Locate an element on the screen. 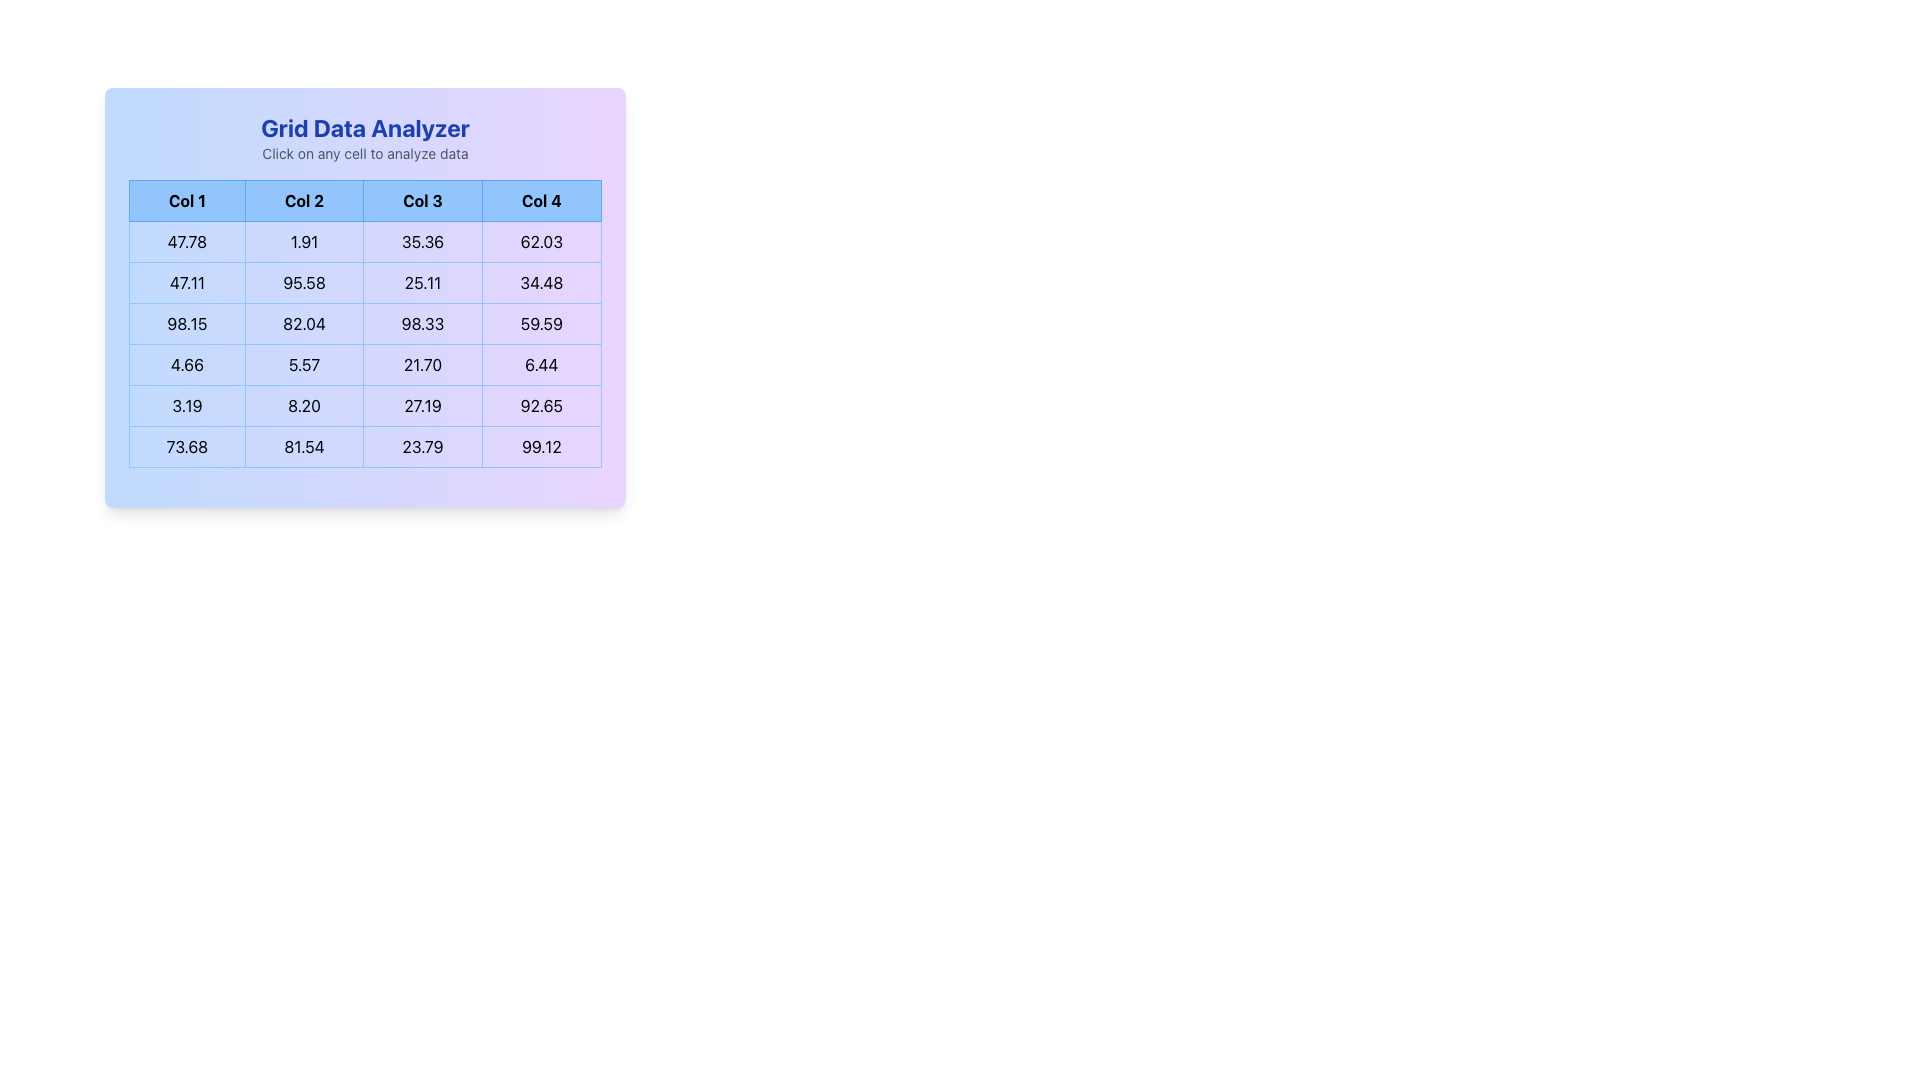 Image resolution: width=1920 pixels, height=1080 pixels. the Data grid cell displaying the numeric value '6.44' located in the fourth column ('Col 4') and fourth row of the table is located at coordinates (541, 365).